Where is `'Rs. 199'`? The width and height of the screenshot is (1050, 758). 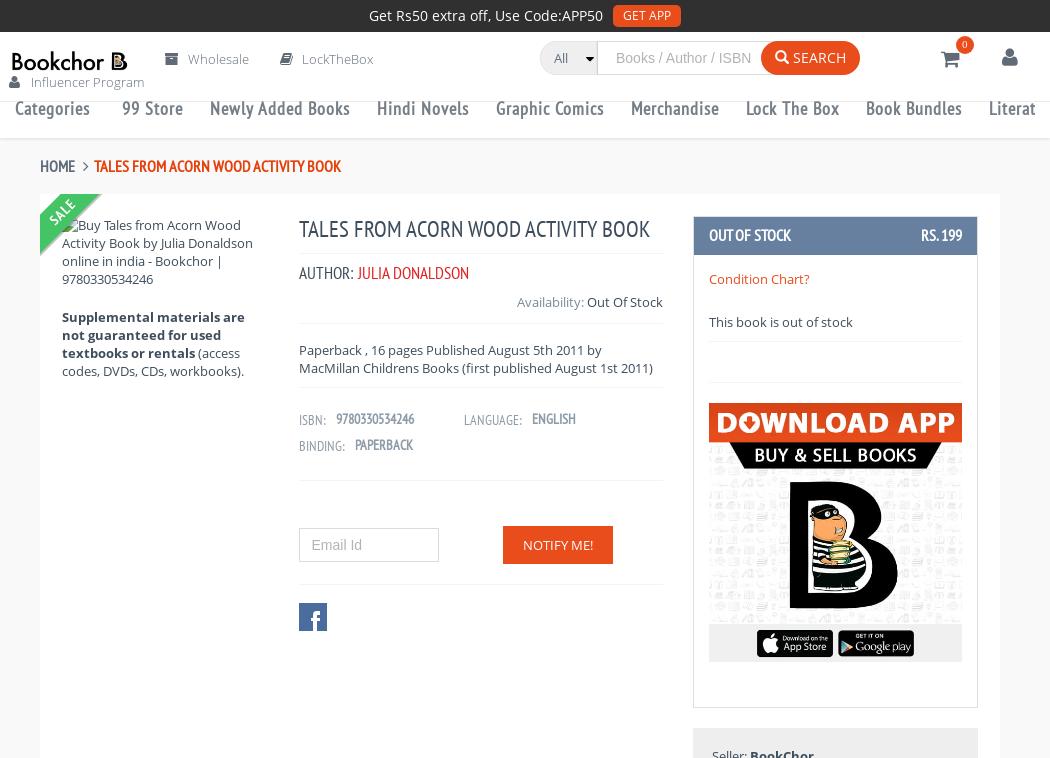 'Rs. 199' is located at coordinates (920, 233).